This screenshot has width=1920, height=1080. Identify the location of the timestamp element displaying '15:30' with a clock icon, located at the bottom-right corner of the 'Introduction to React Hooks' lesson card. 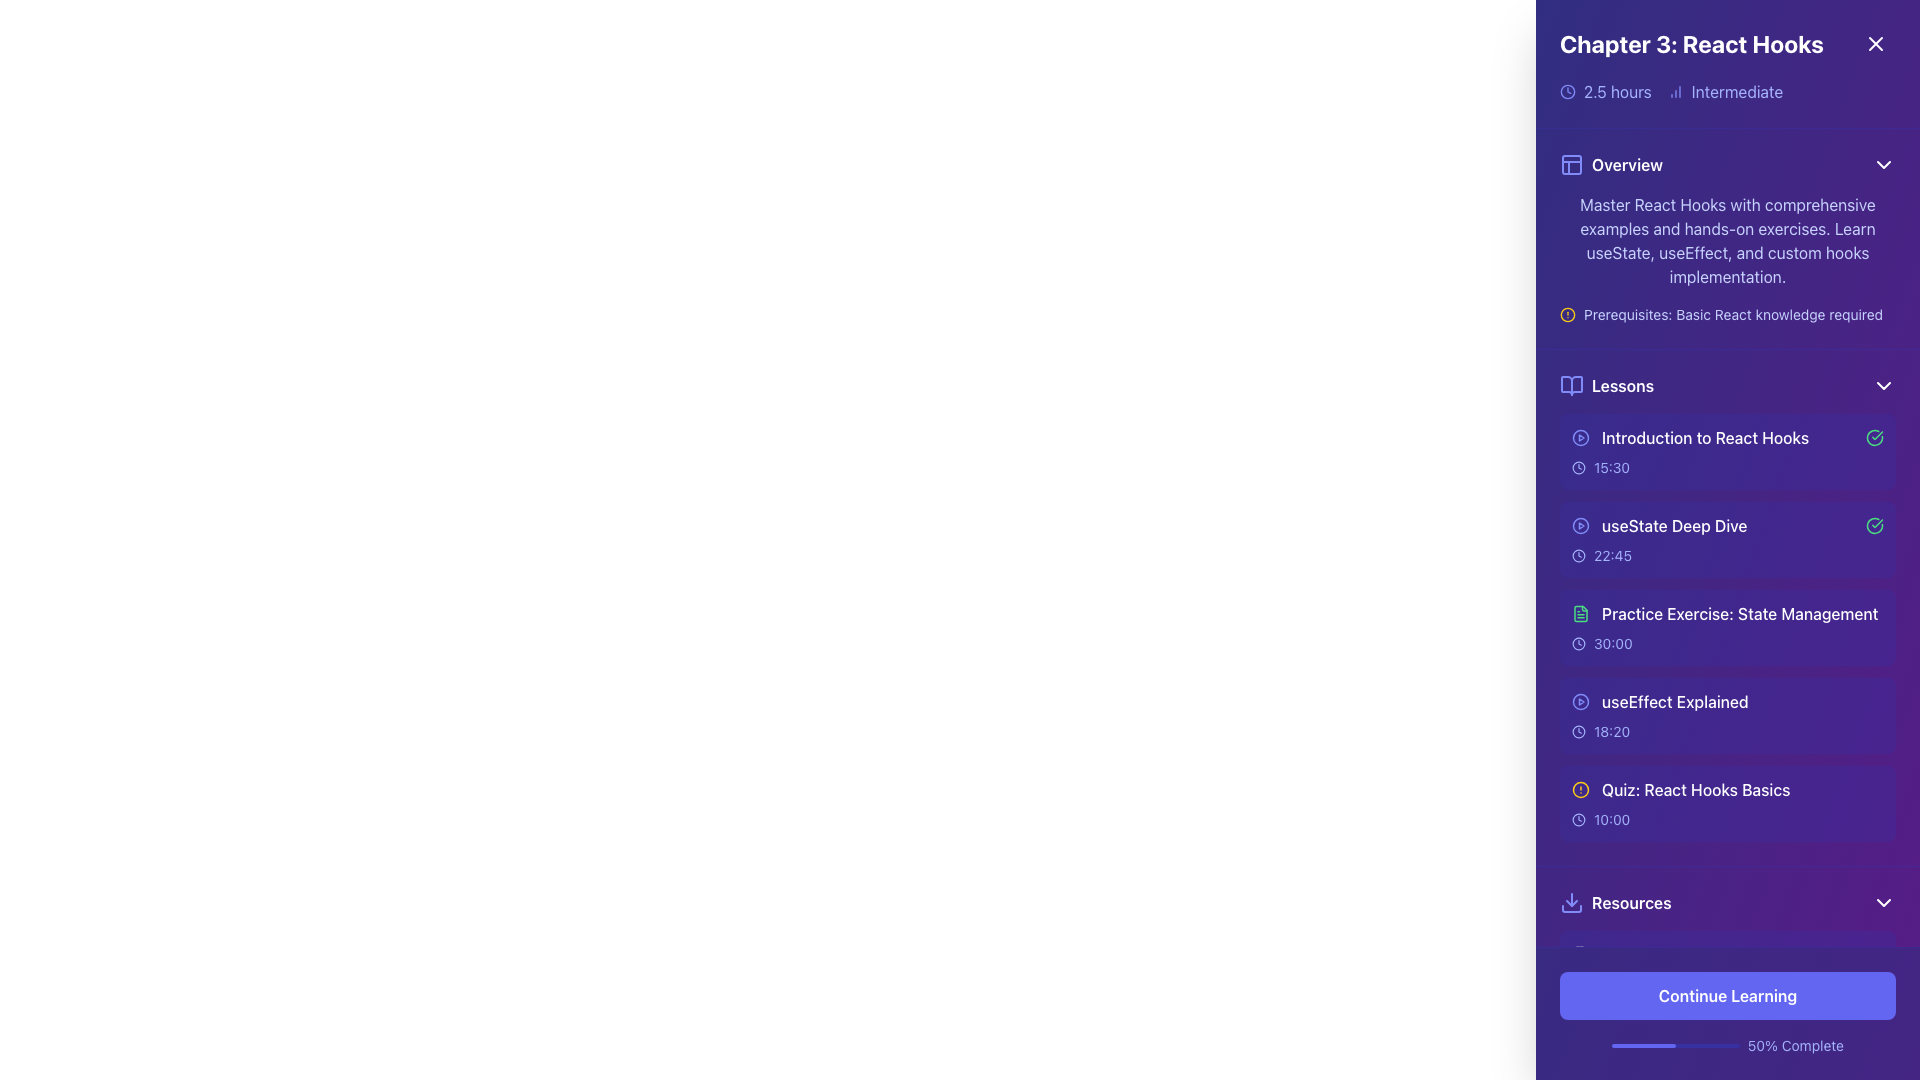
(1727, 467).